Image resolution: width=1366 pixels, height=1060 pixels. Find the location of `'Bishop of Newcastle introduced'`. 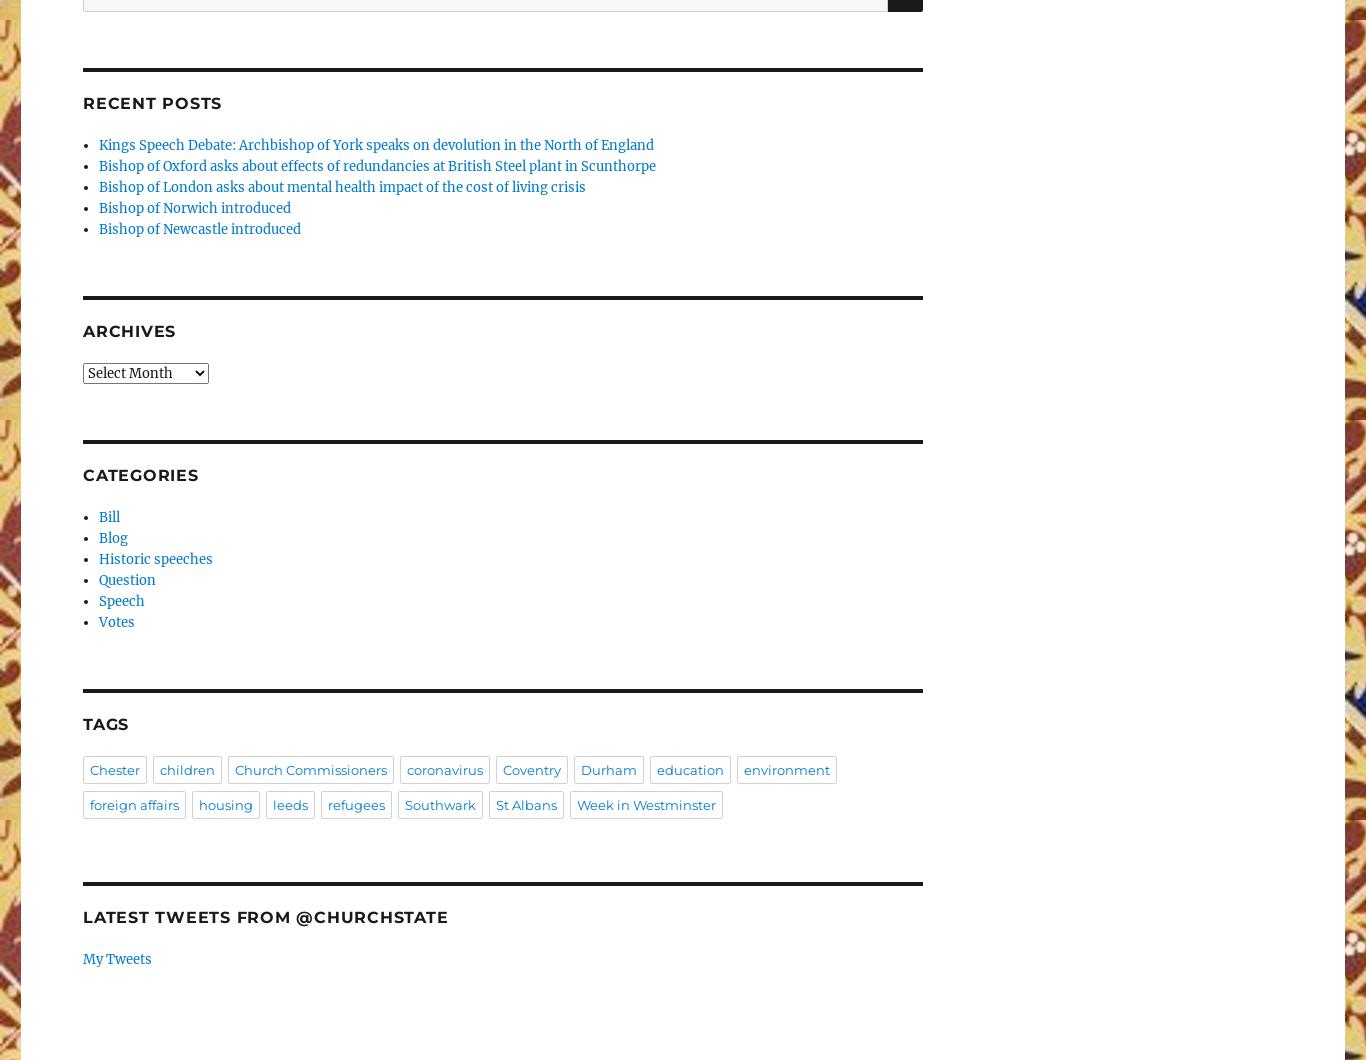

'Bishop of Newcastle introduced' is located at coordinates (198, 227).